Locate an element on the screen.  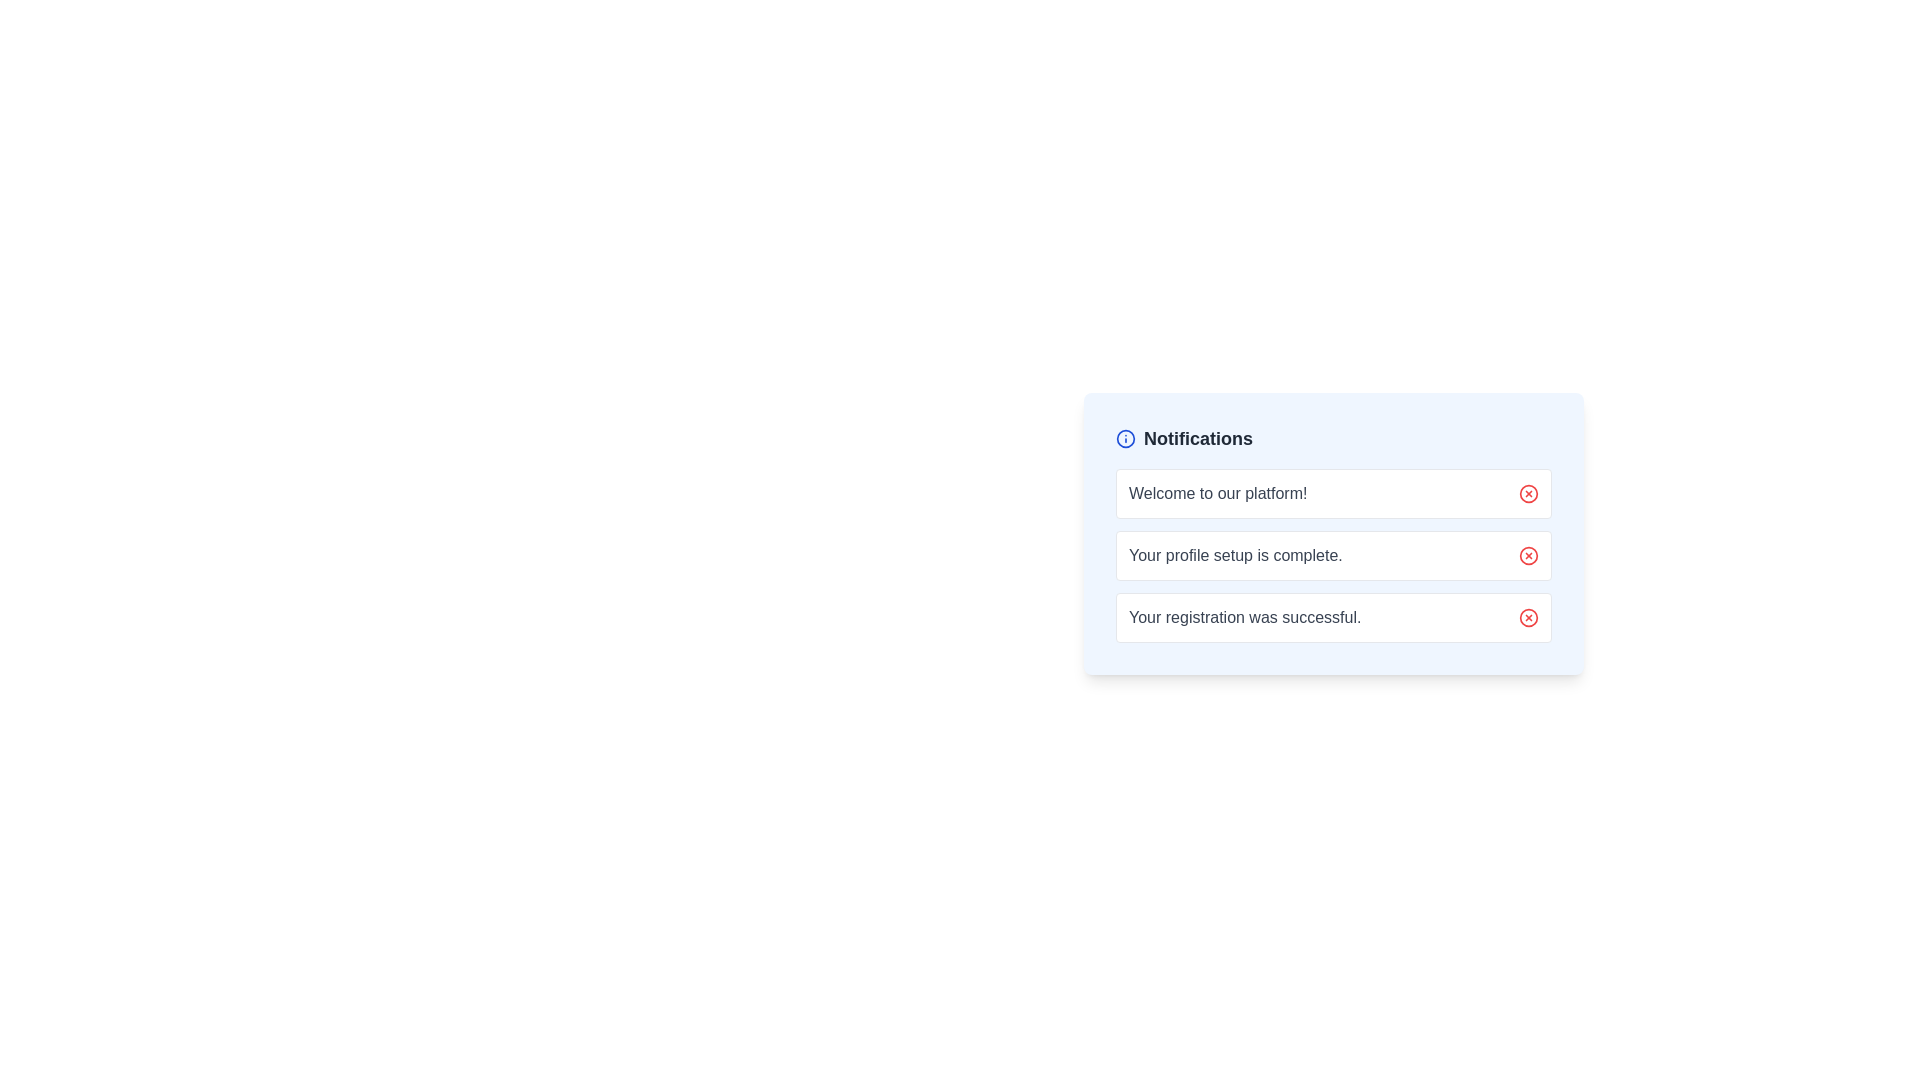
the dismiss button located on the far right of the first notification box, aligned with the text 'Welcome to our platform!' for accessibility purposes is located at coordinates (1528, 493).